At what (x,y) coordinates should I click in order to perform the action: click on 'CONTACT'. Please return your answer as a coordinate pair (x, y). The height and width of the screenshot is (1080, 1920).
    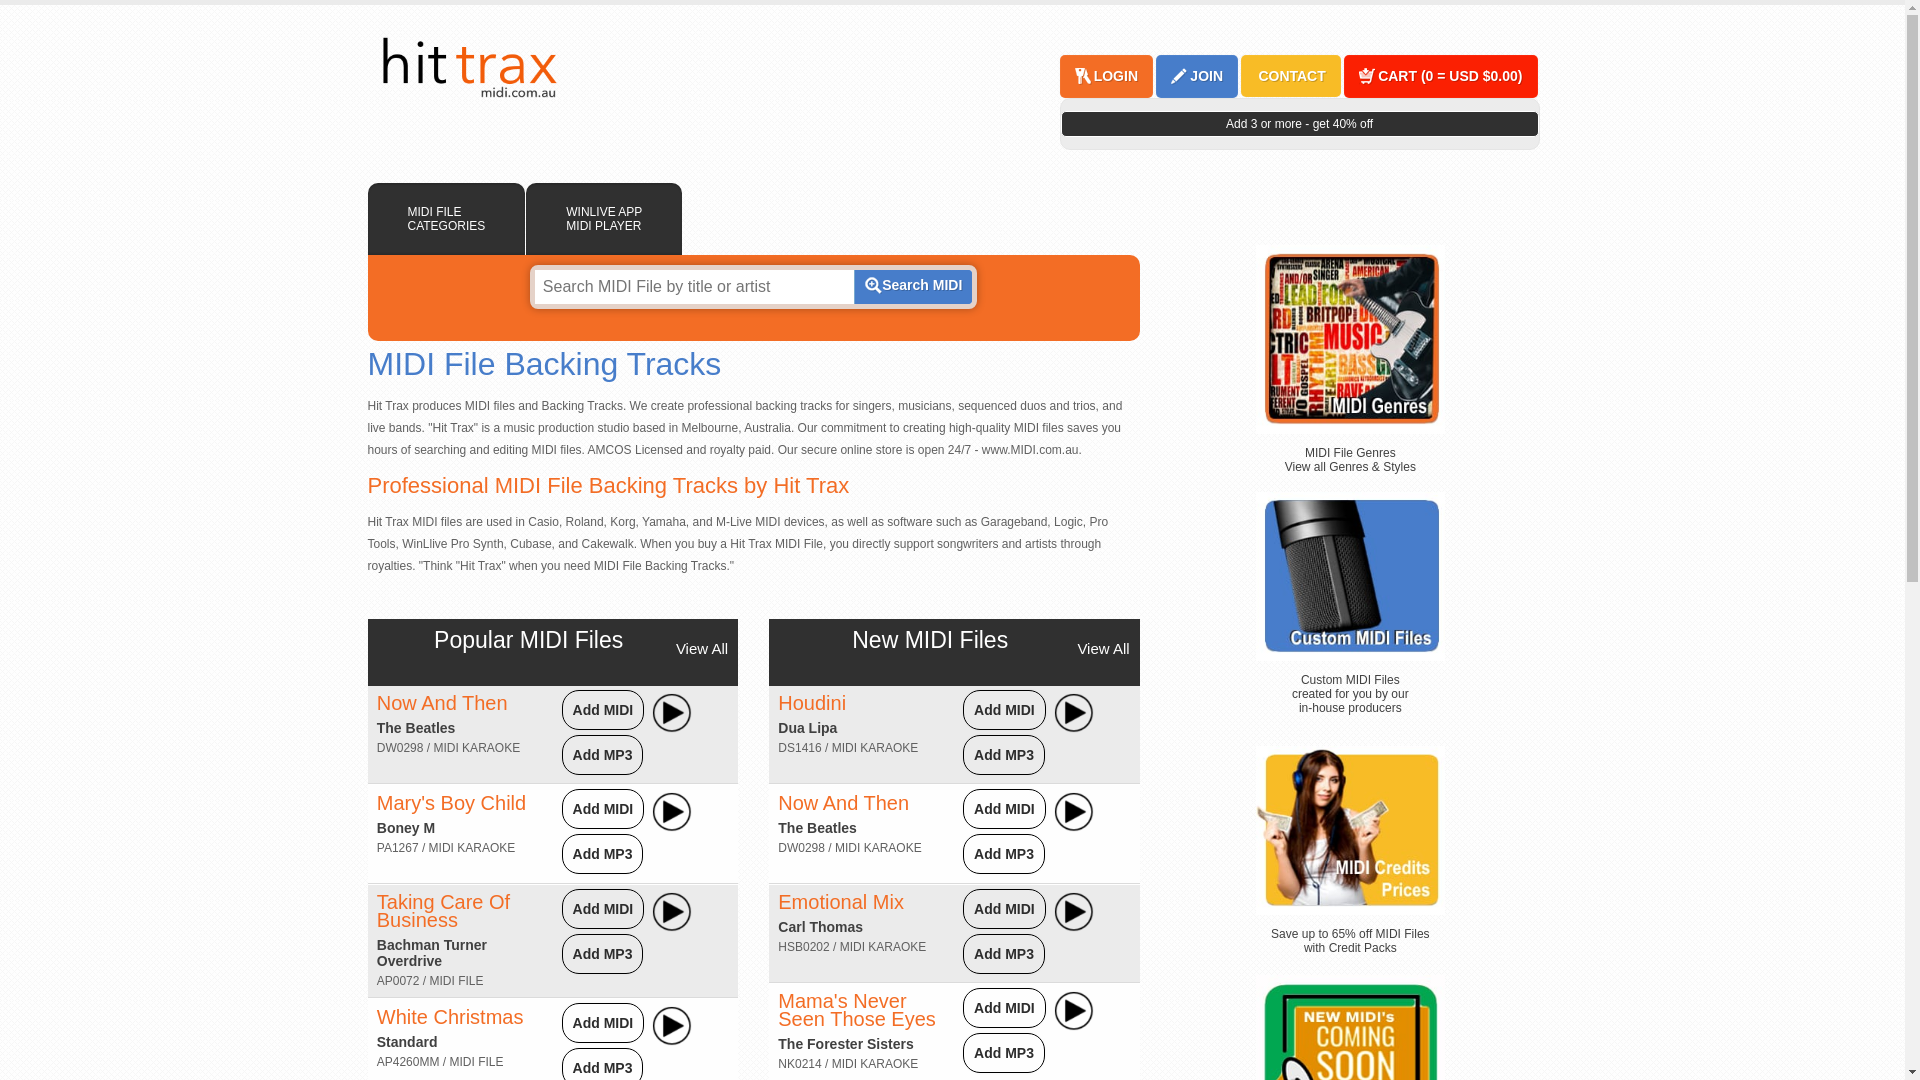
    Looking at the image, I should click on (1290, 75).